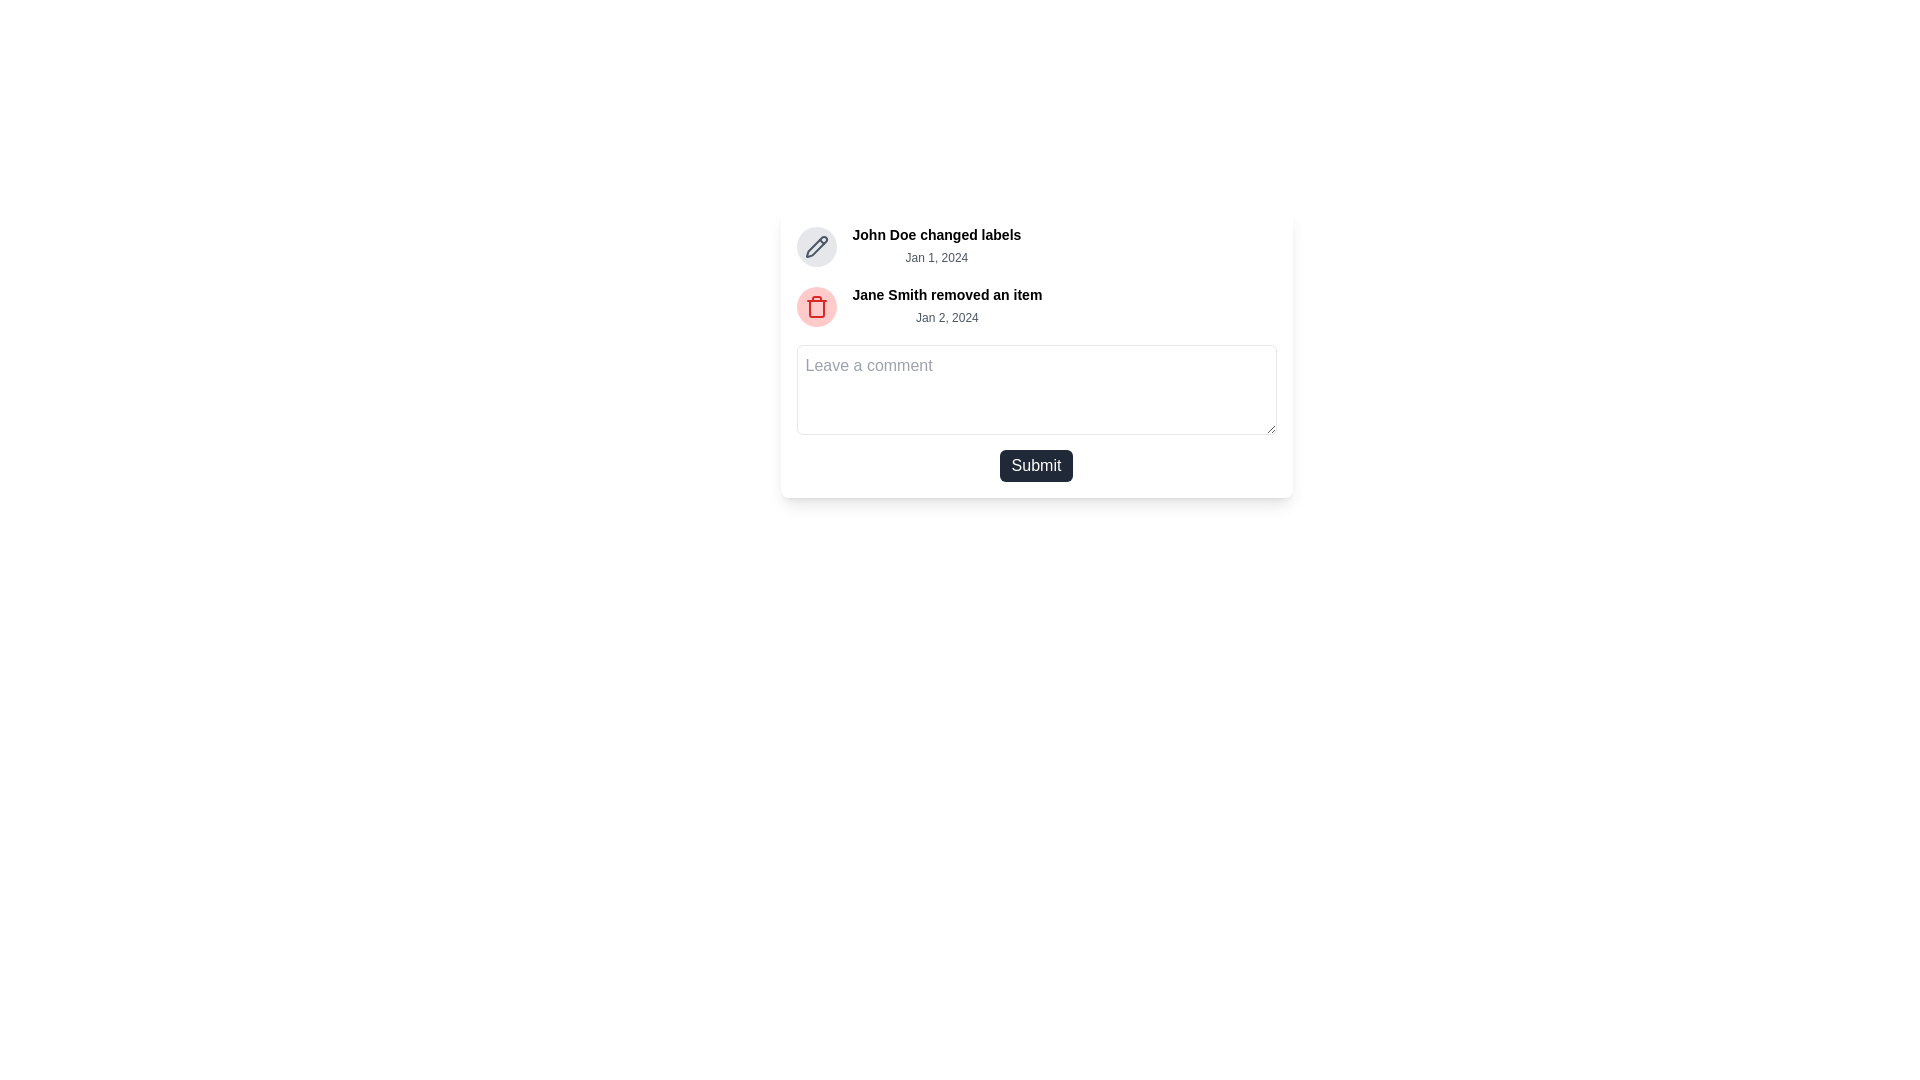 This screenshot has height=1080, width=1920. Describe the element at coordinates (946, 294) in the screenshot. I see `the text label reading 'Jane Smith removed an item', which is styled in a smaller bold font and located centrally within the interface` at that location.